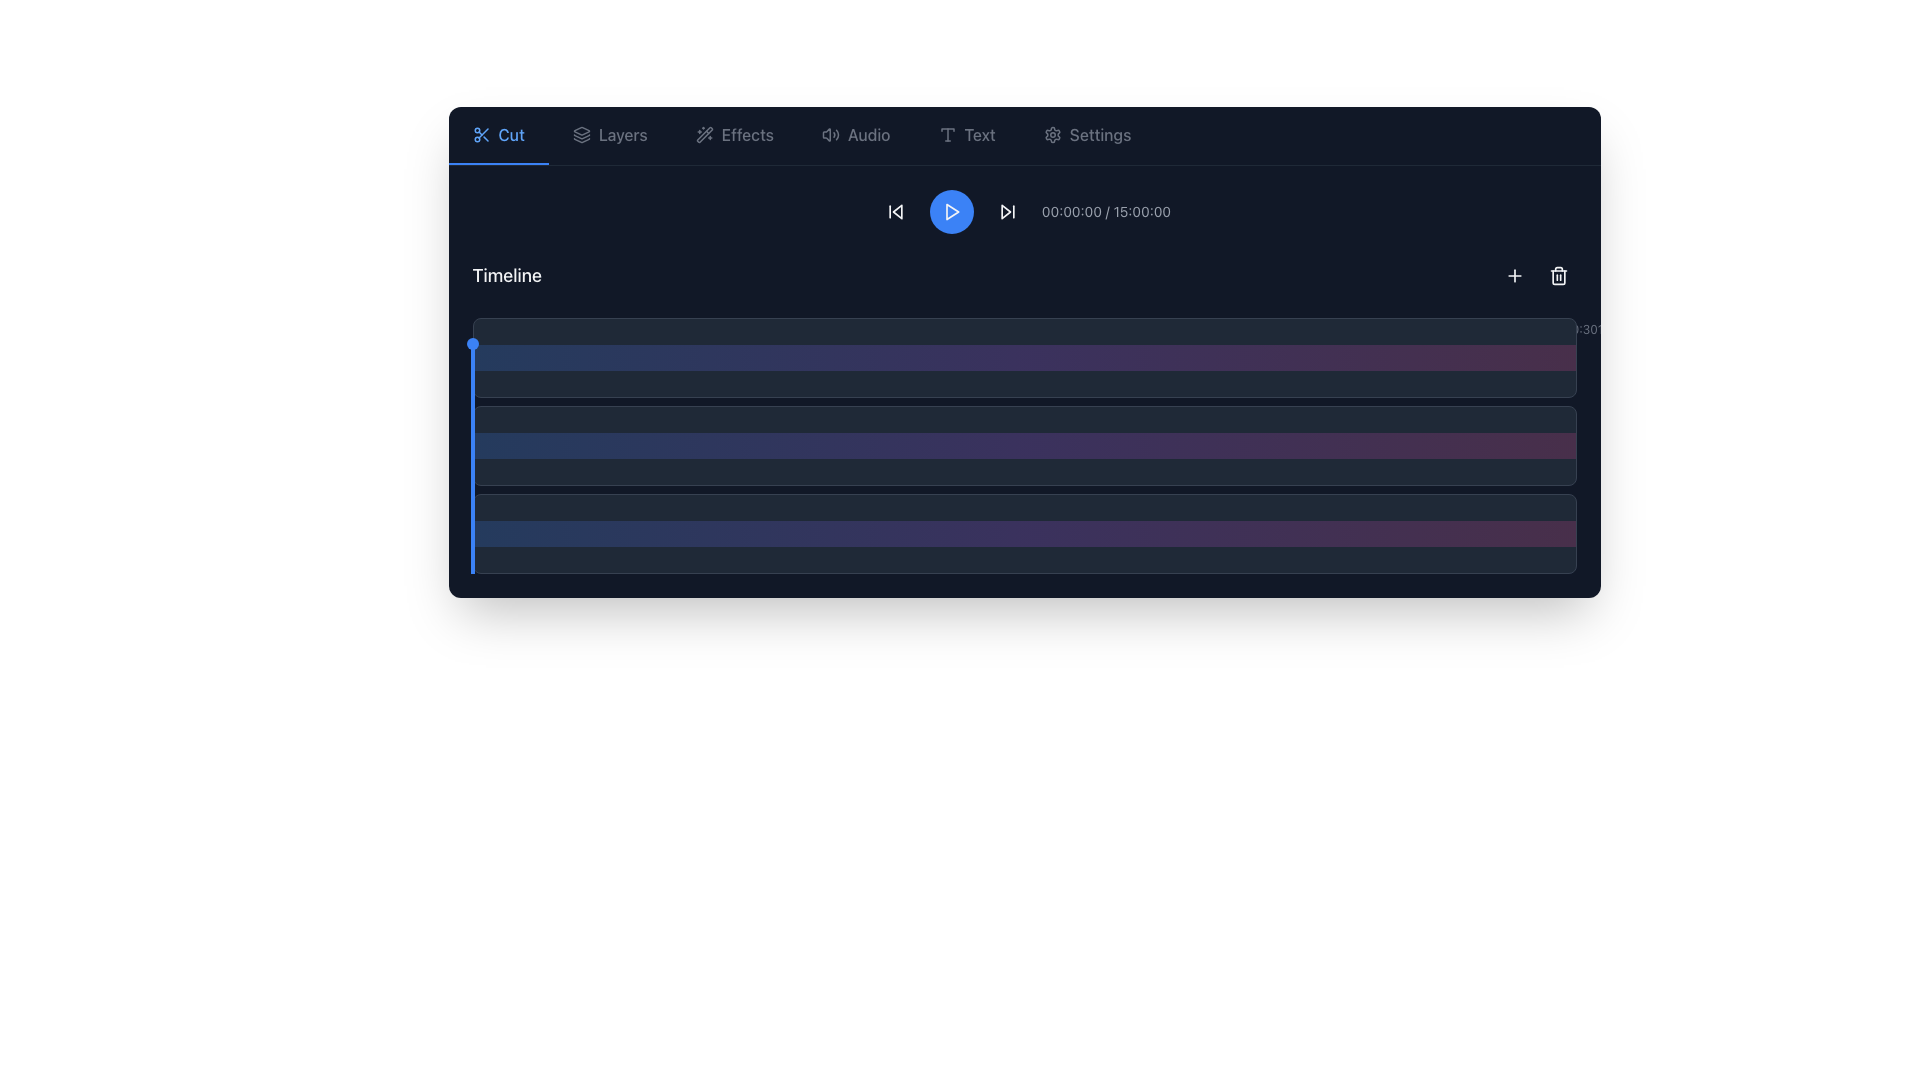 This screenshot has height=1080, width=1920. What do you see at coordinates (1514, 276) in the screenshot?
I see `the square-shaped button with a plus icon, located at the top-right corner of the timeline section` at bounding box center [1514, 276].